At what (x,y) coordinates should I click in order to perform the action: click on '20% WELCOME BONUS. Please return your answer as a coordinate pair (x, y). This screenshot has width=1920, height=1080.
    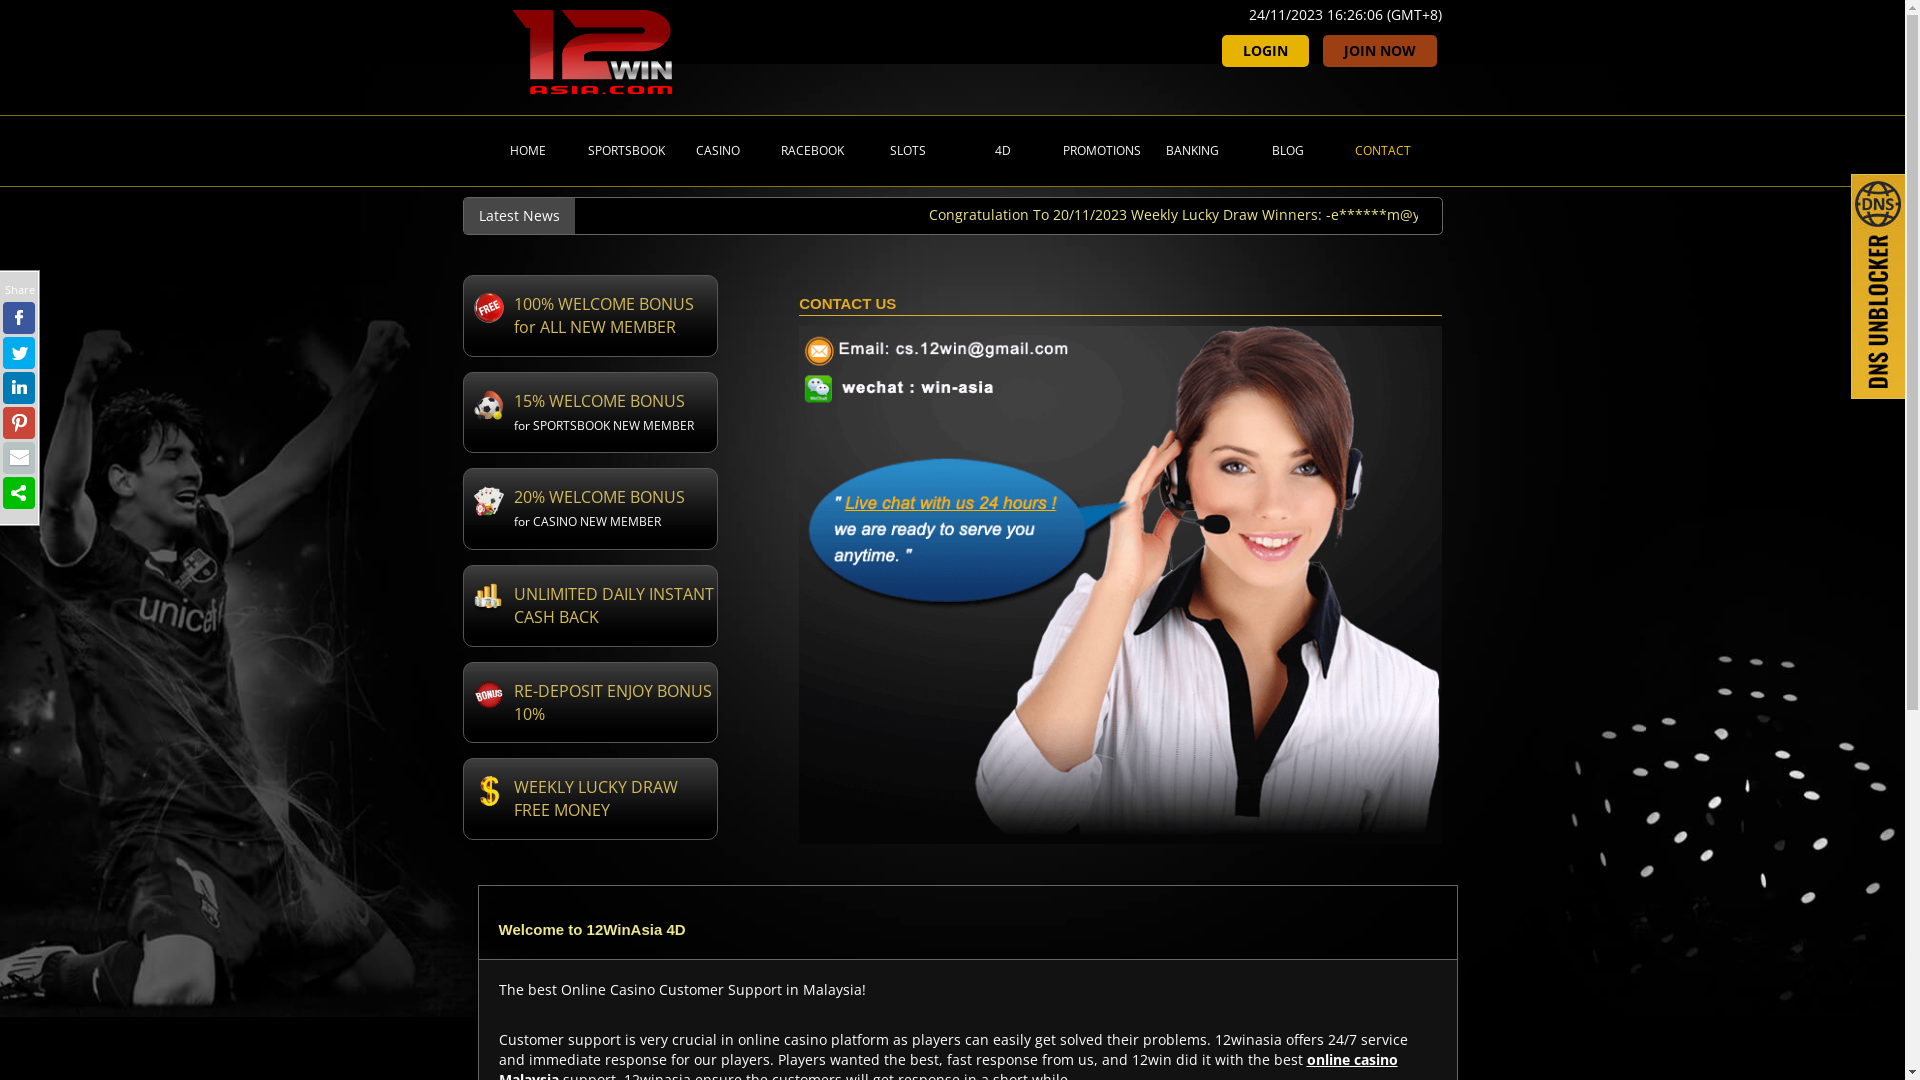
    Looking at the image, I should click on (588, 508).